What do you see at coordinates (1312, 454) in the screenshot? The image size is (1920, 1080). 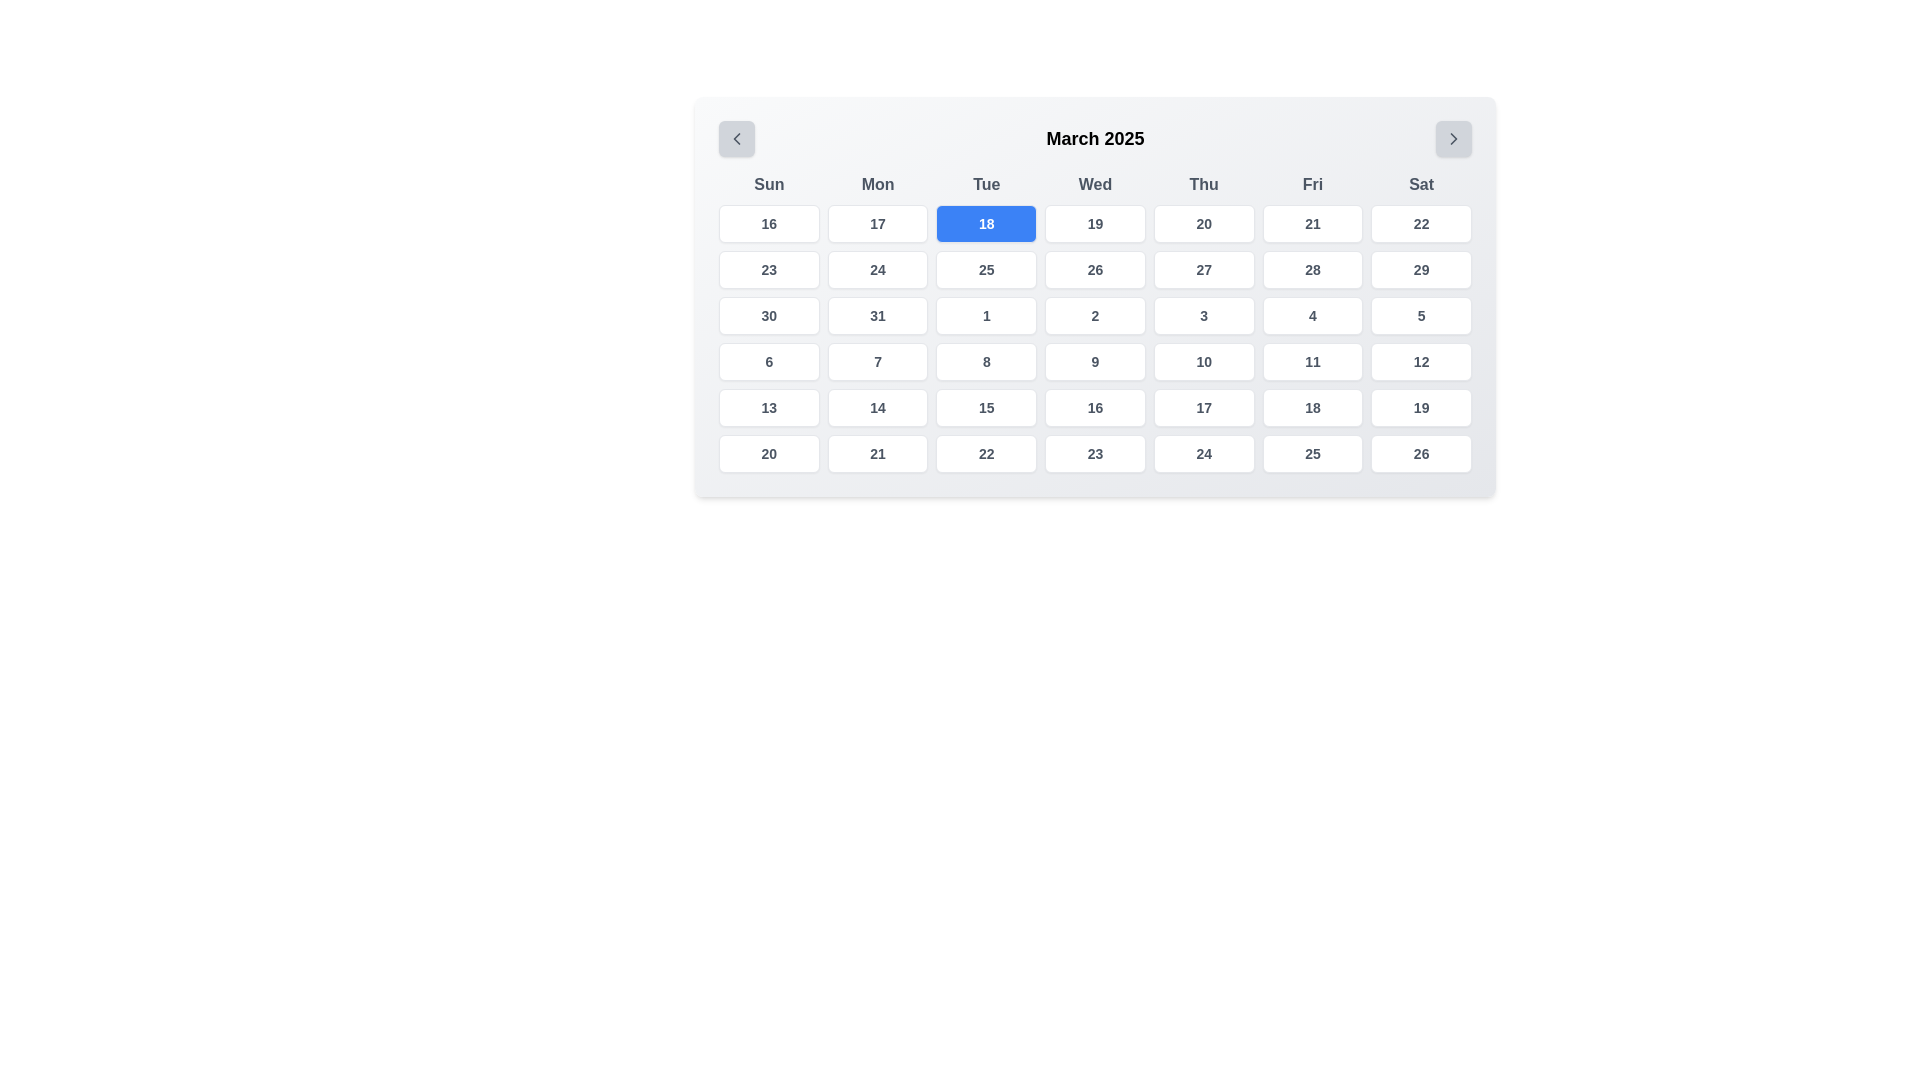 I see `the calendar date cell representing the 25th day of the month, located in the last row and fifth column of the calendar grid` at bounding box center [1312, 454].